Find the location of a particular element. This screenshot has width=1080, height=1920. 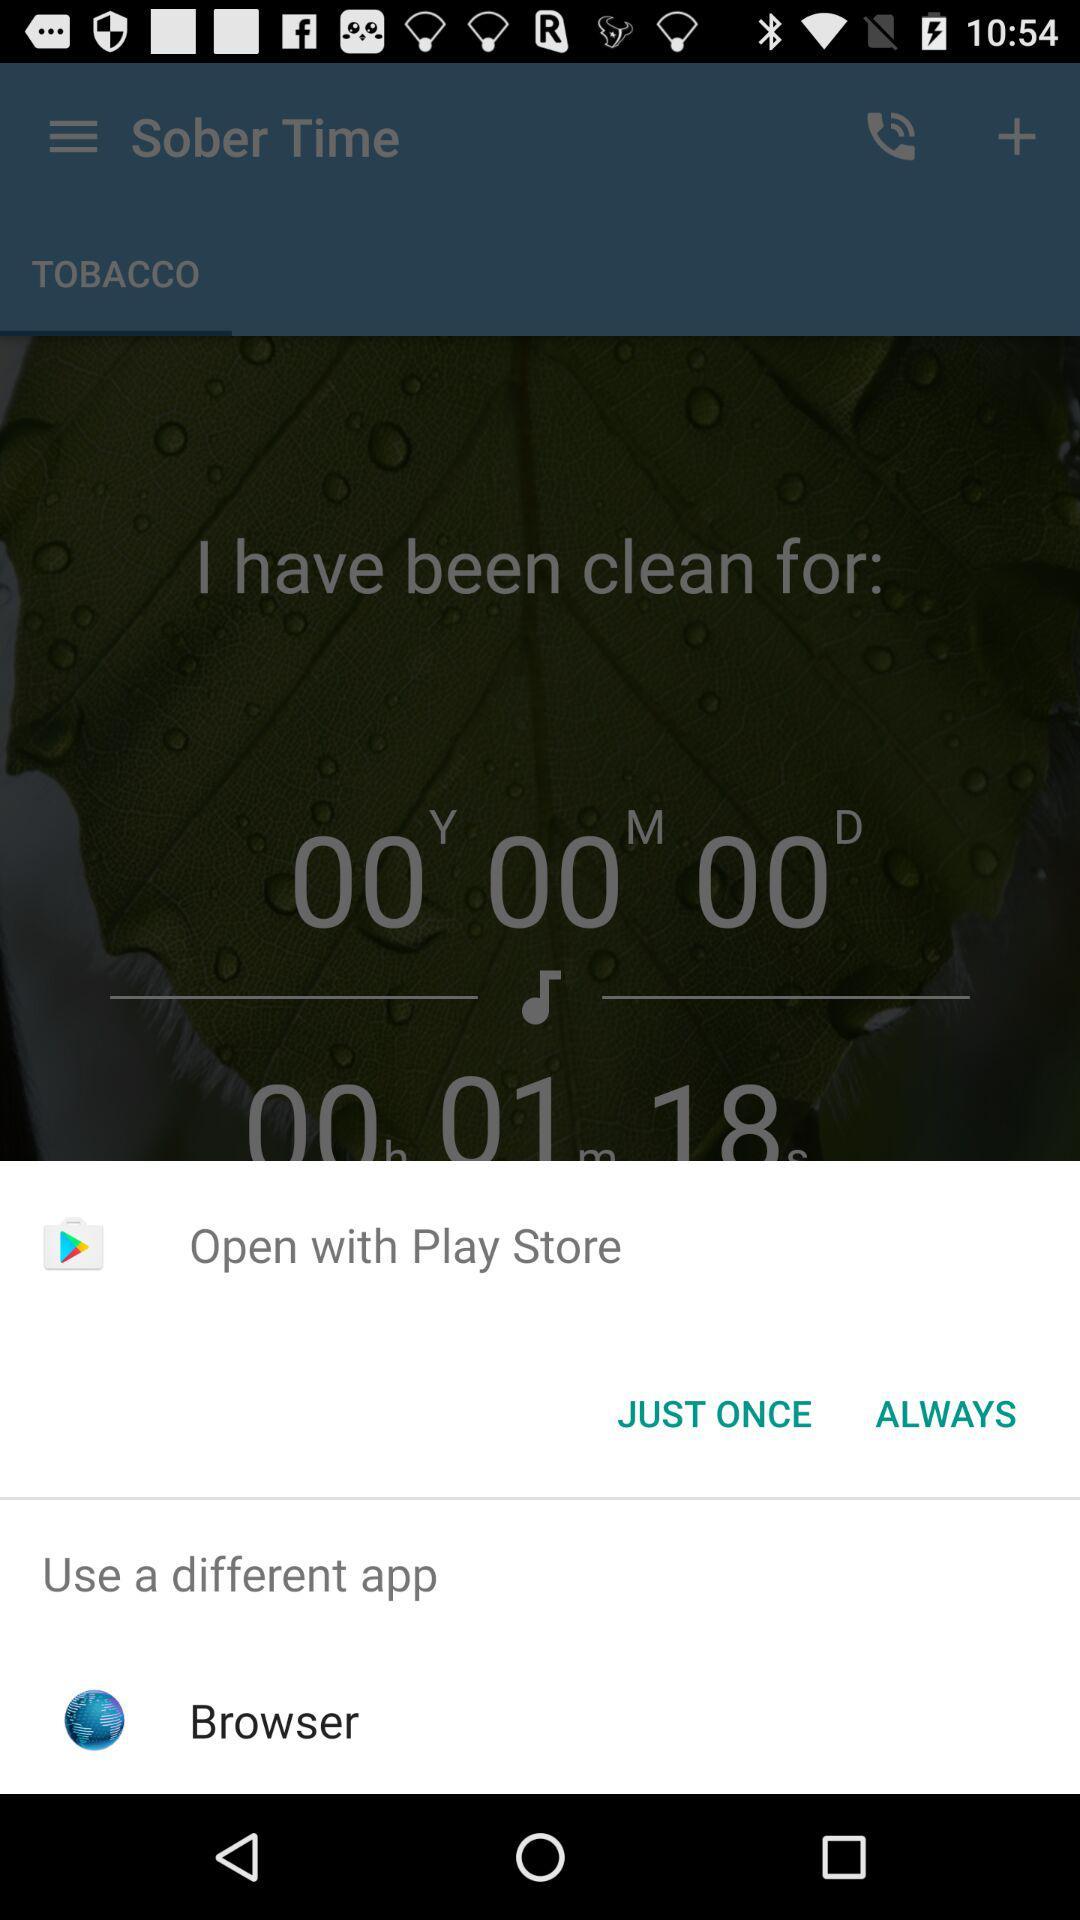

button next to always is located at coordinates (713, 1411).